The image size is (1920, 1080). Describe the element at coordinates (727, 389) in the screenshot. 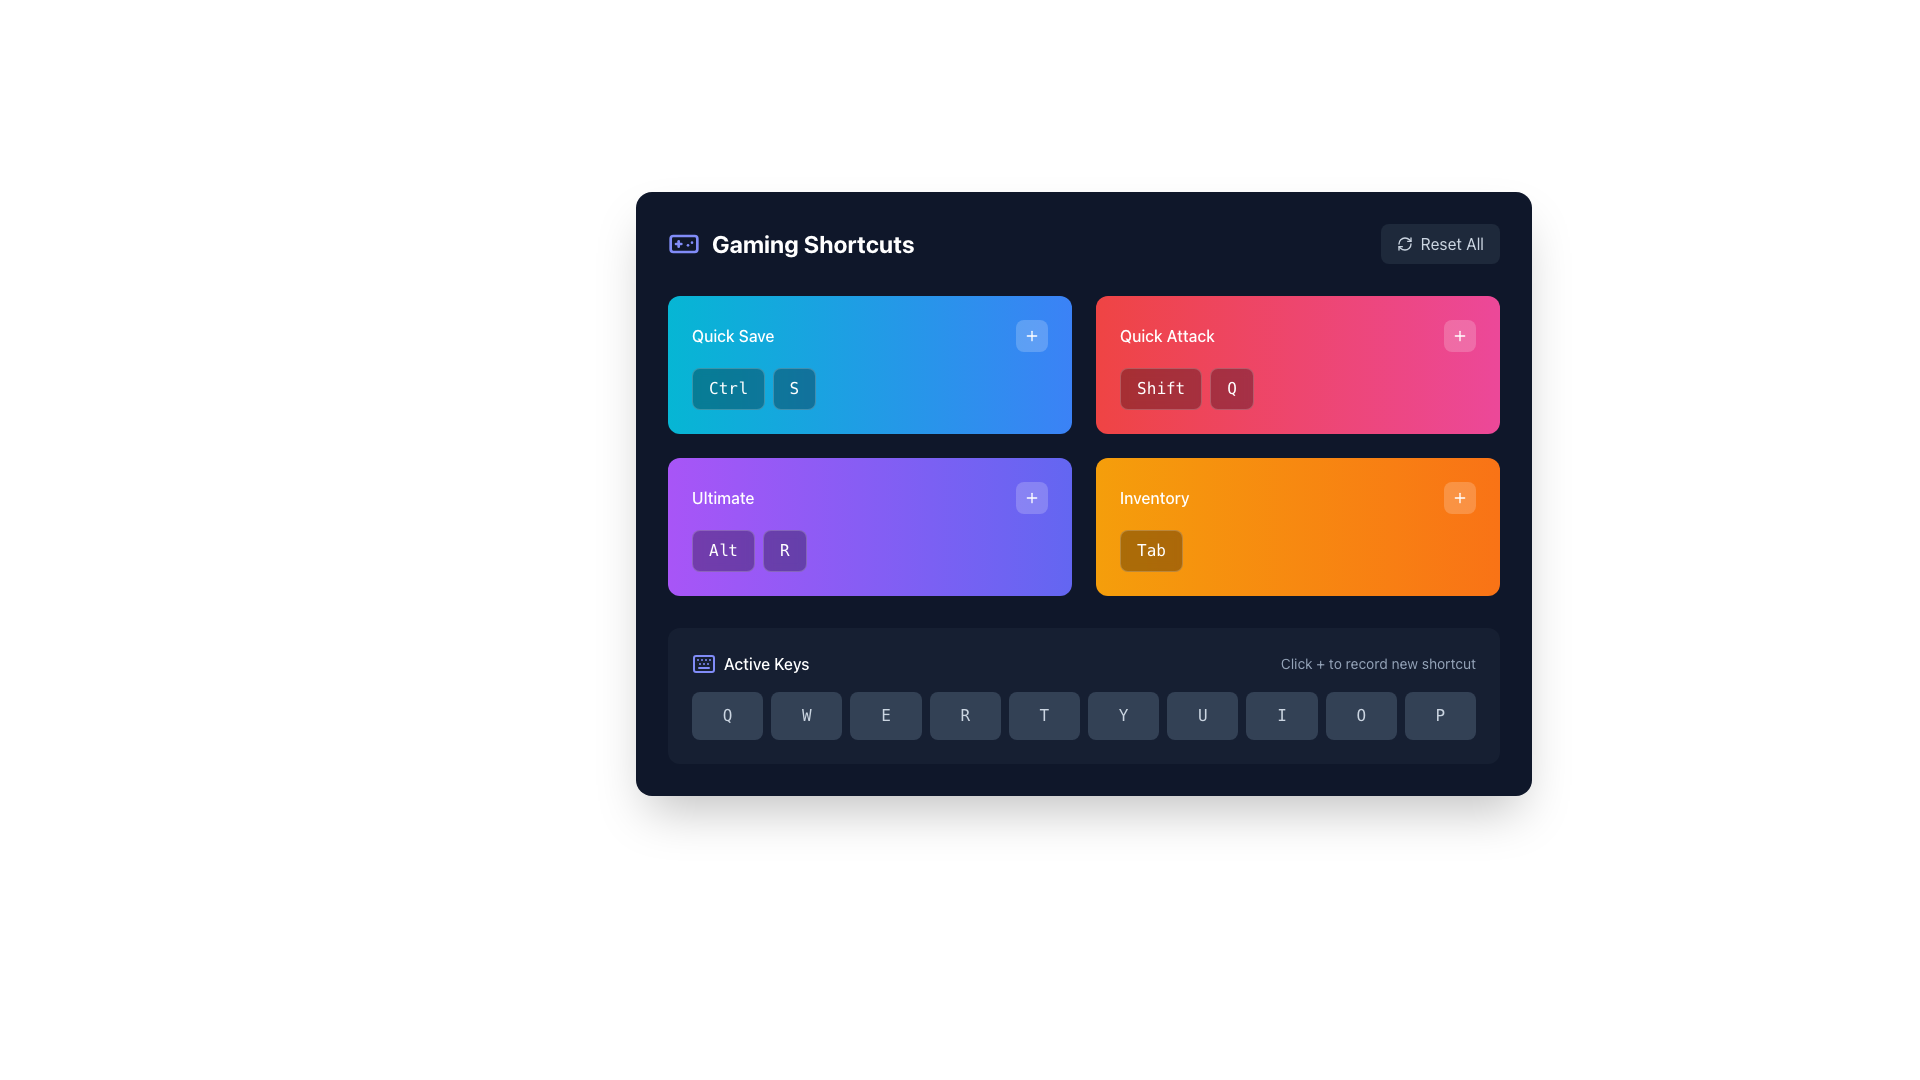

I see `the rounded rectangular button with a dark blue background and white text labeled 'Ctrl', located in the 'Quick Save' section, to the left of the 'S' button` at that location.